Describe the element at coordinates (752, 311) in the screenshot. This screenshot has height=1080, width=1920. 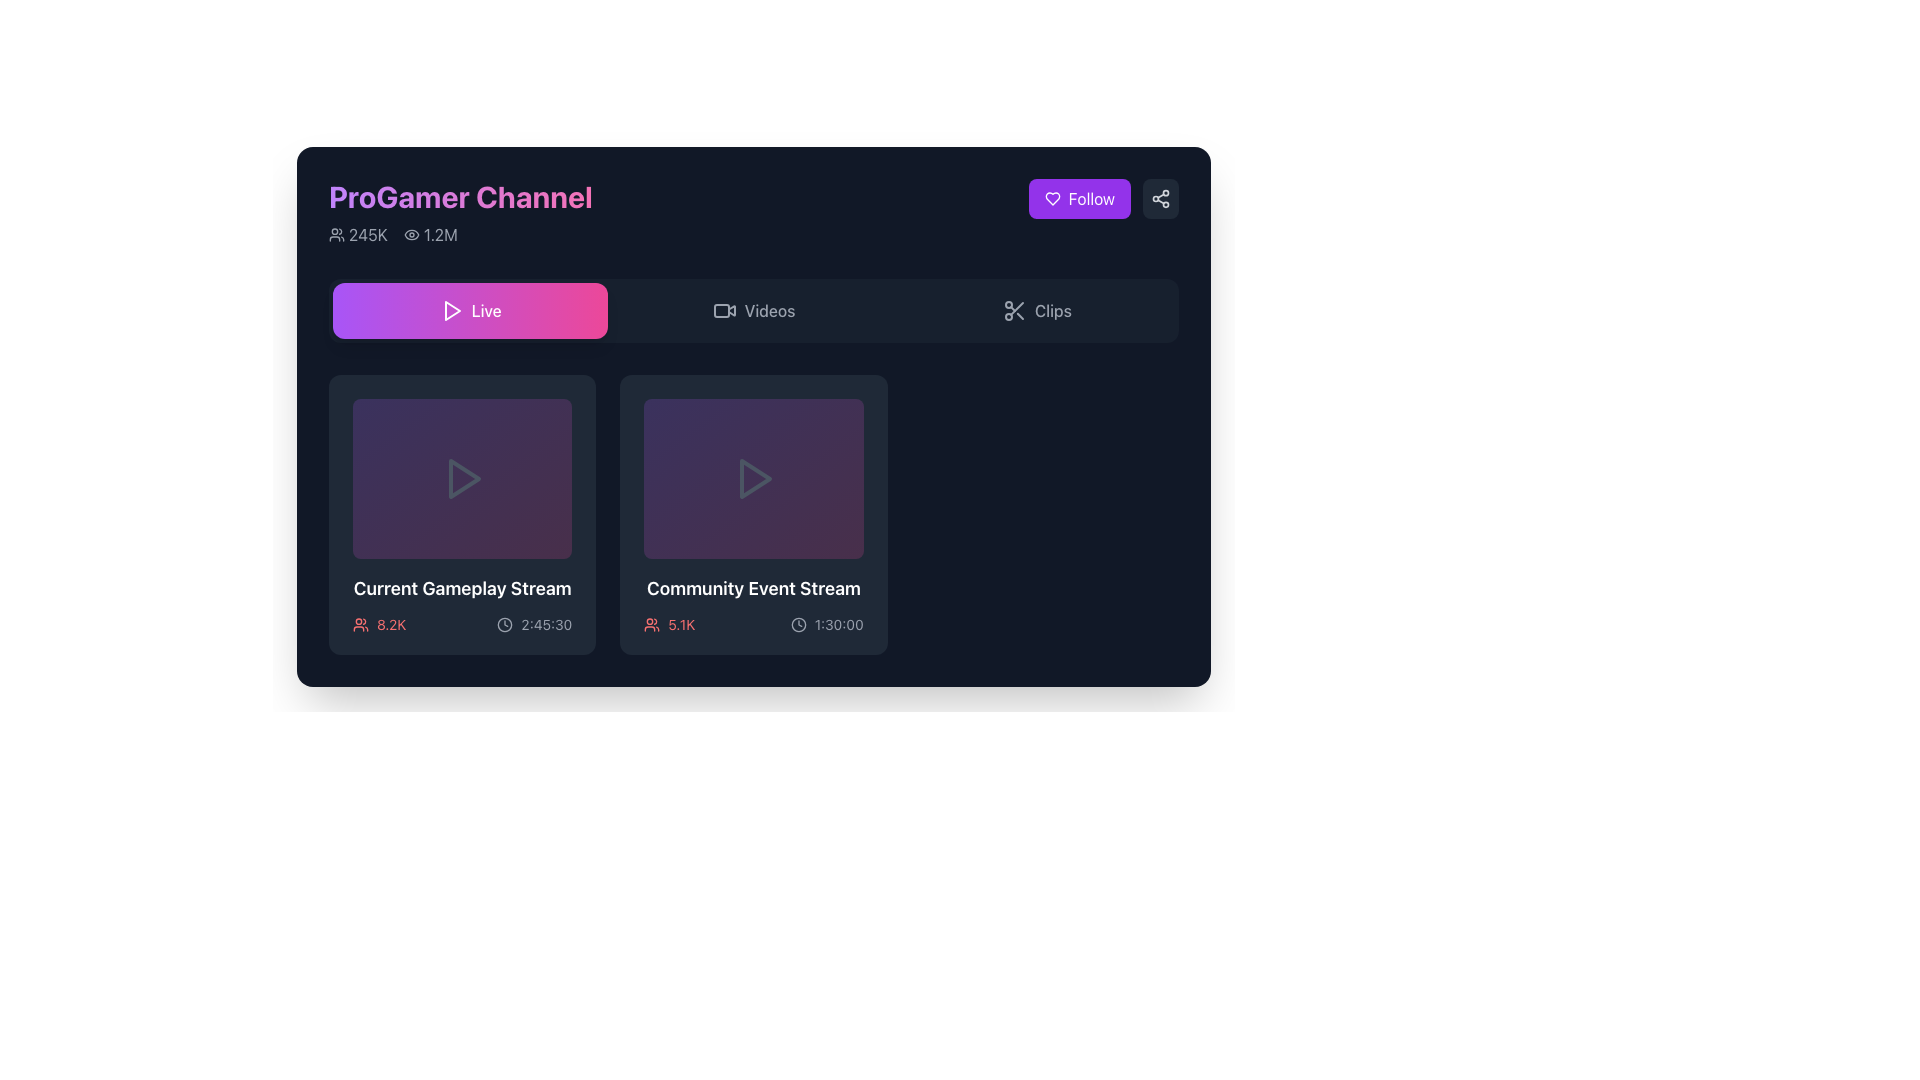
I see `the specific menu item in the Navigation menu bar located below the 'ProGamer Channel' title` at that location.